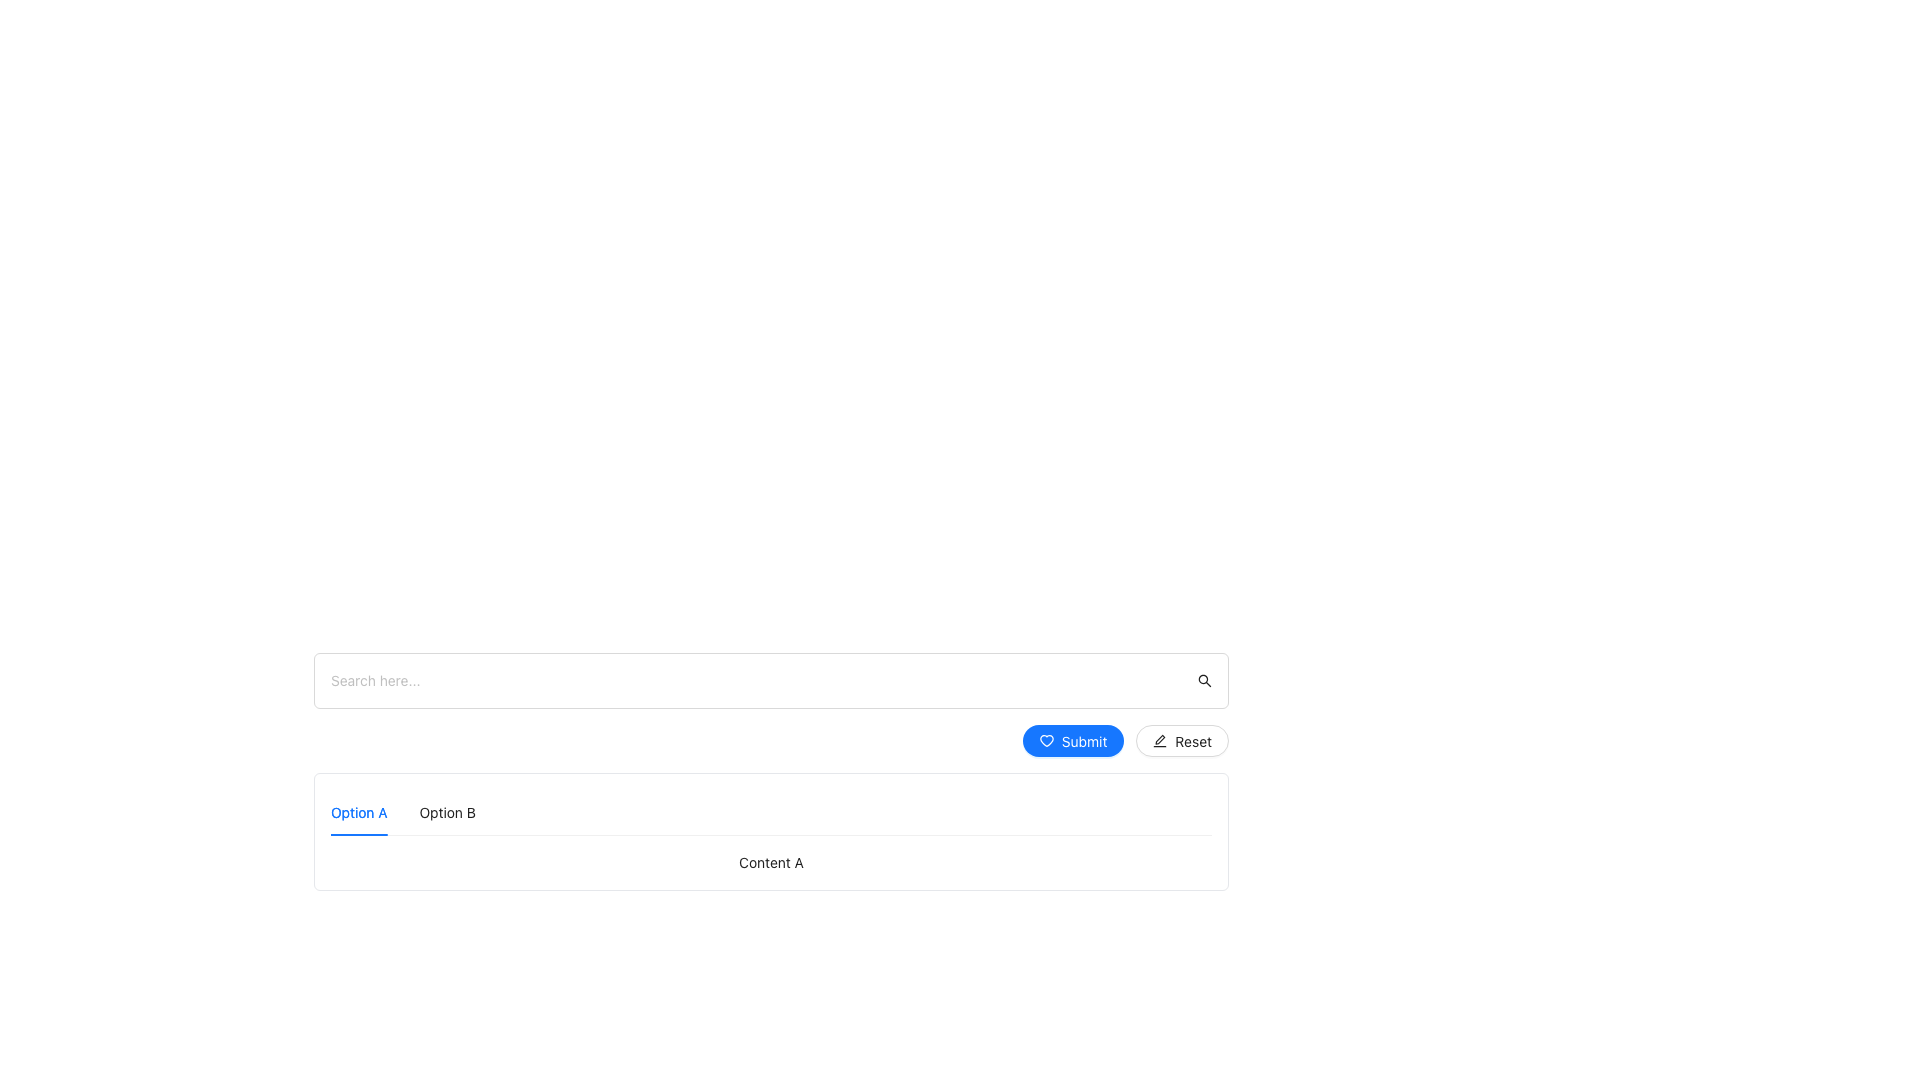 The width and height of the screenshot is (1920, 1080). What do you see at coordinates (1160, 741) in the screenshot?
I see `the pencil-shaped edit icon located at the bottom-right corner of the interface` at bounding box center [1160, 741].